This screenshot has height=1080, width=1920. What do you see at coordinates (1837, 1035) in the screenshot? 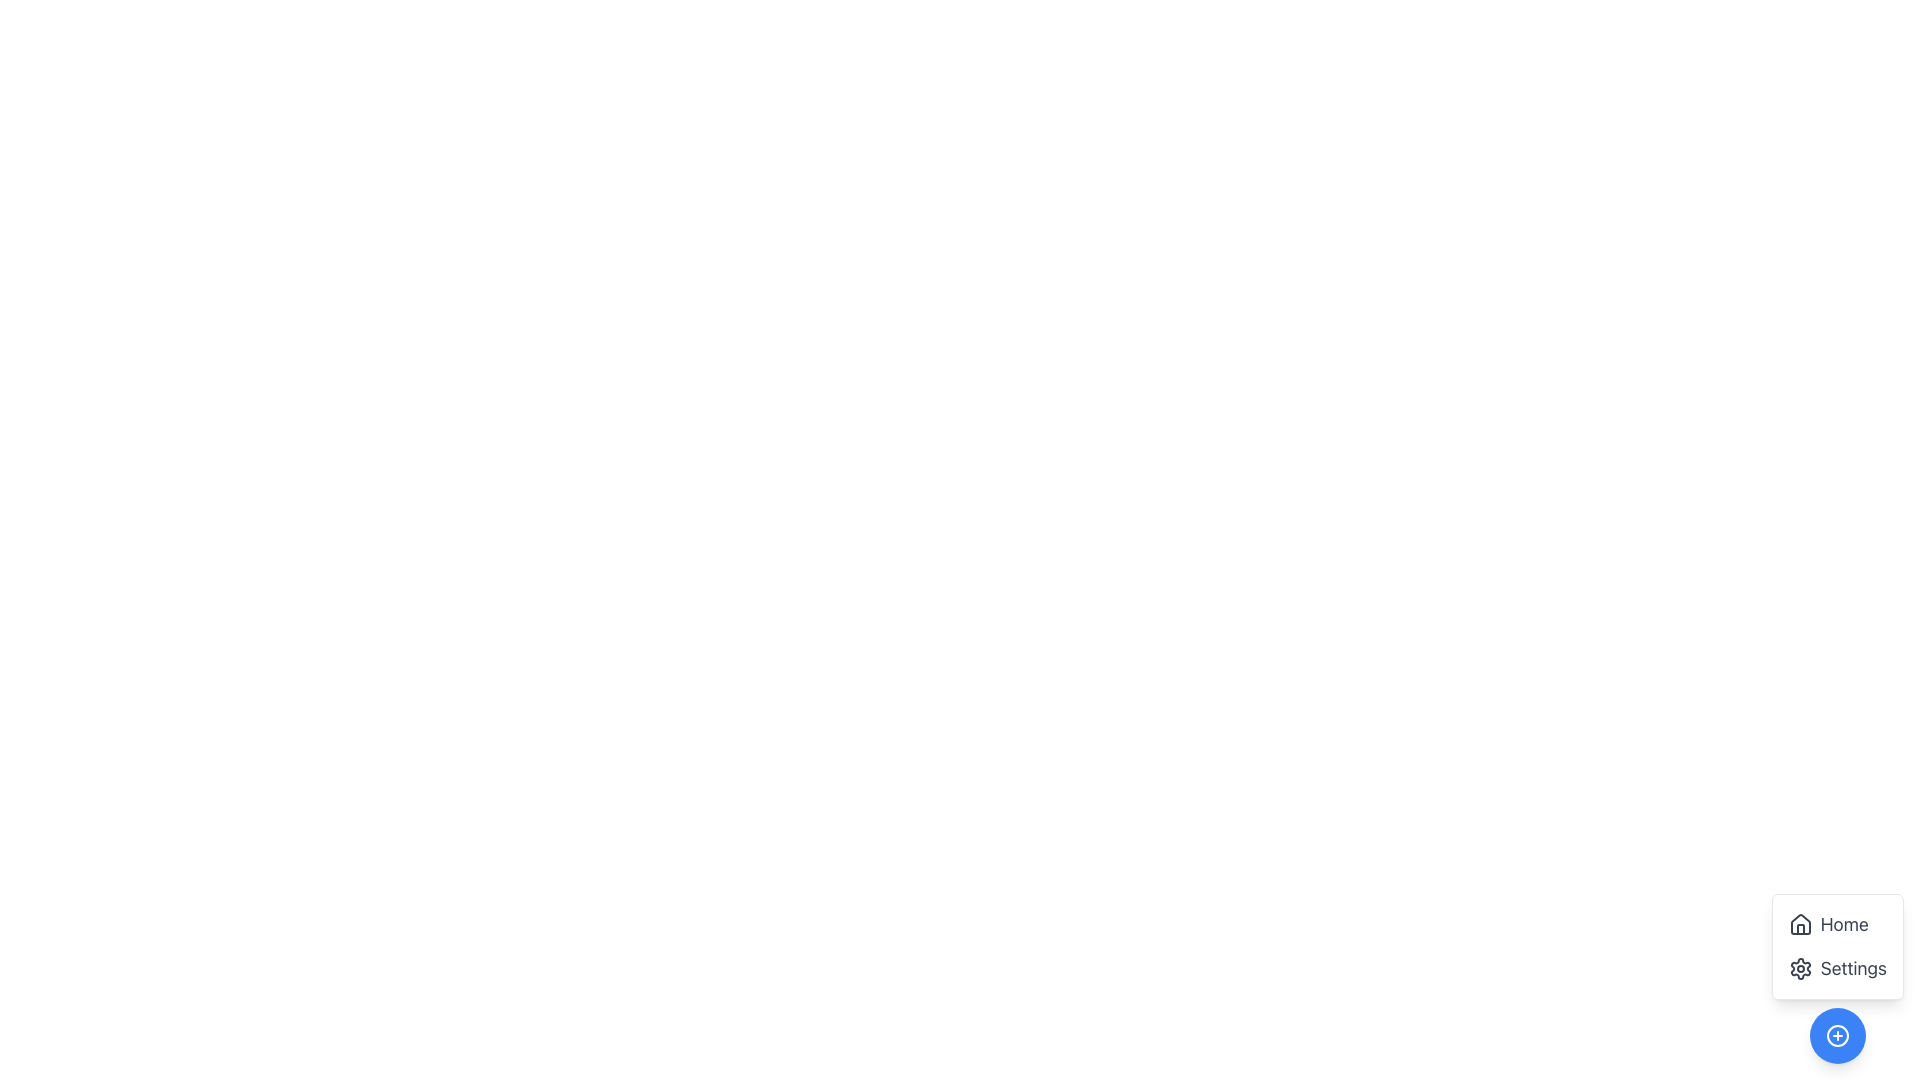
I see `the button with a plus sign SVG icon located at the bottom-right corner of the interface` at bounding box center [1837, 1035].